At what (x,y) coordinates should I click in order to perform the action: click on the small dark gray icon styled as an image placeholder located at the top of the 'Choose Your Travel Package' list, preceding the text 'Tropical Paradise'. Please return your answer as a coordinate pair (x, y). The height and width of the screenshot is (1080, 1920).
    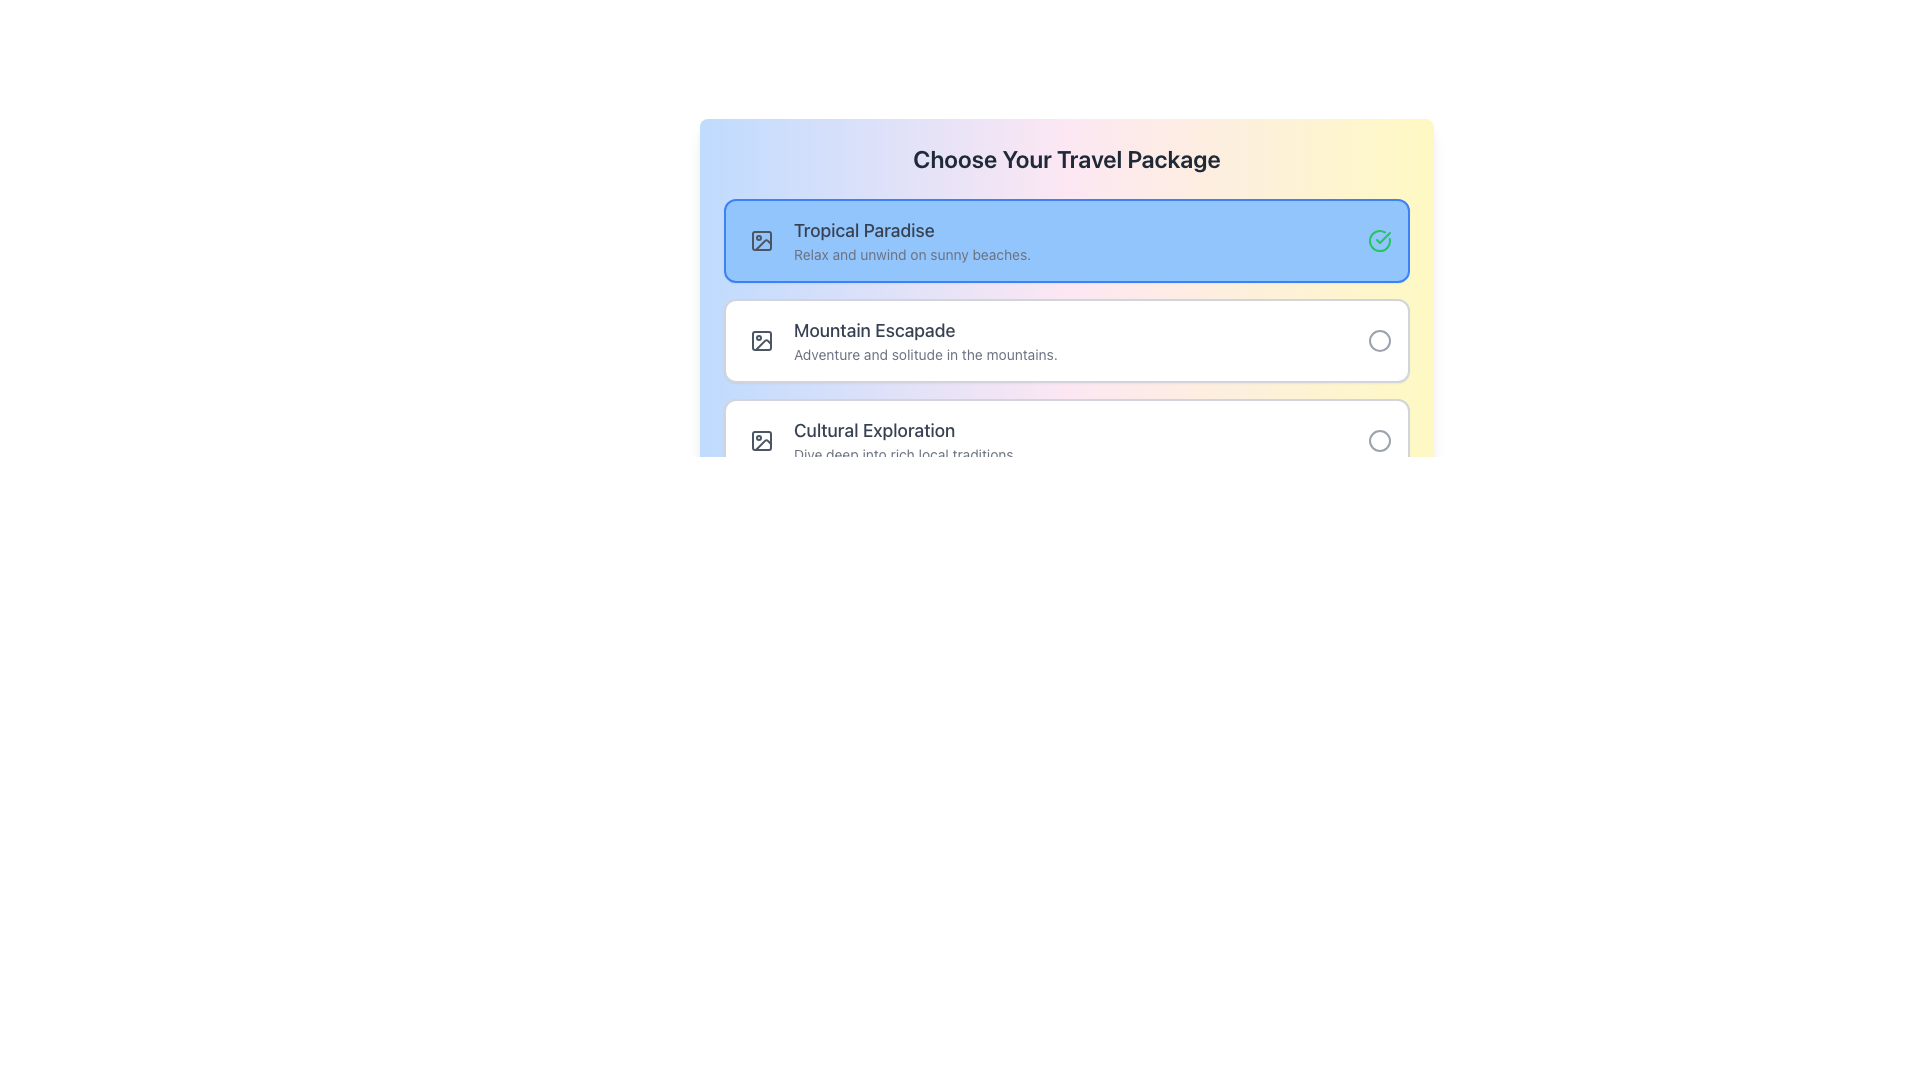
    Looking at the image, I should click on (761, 439).